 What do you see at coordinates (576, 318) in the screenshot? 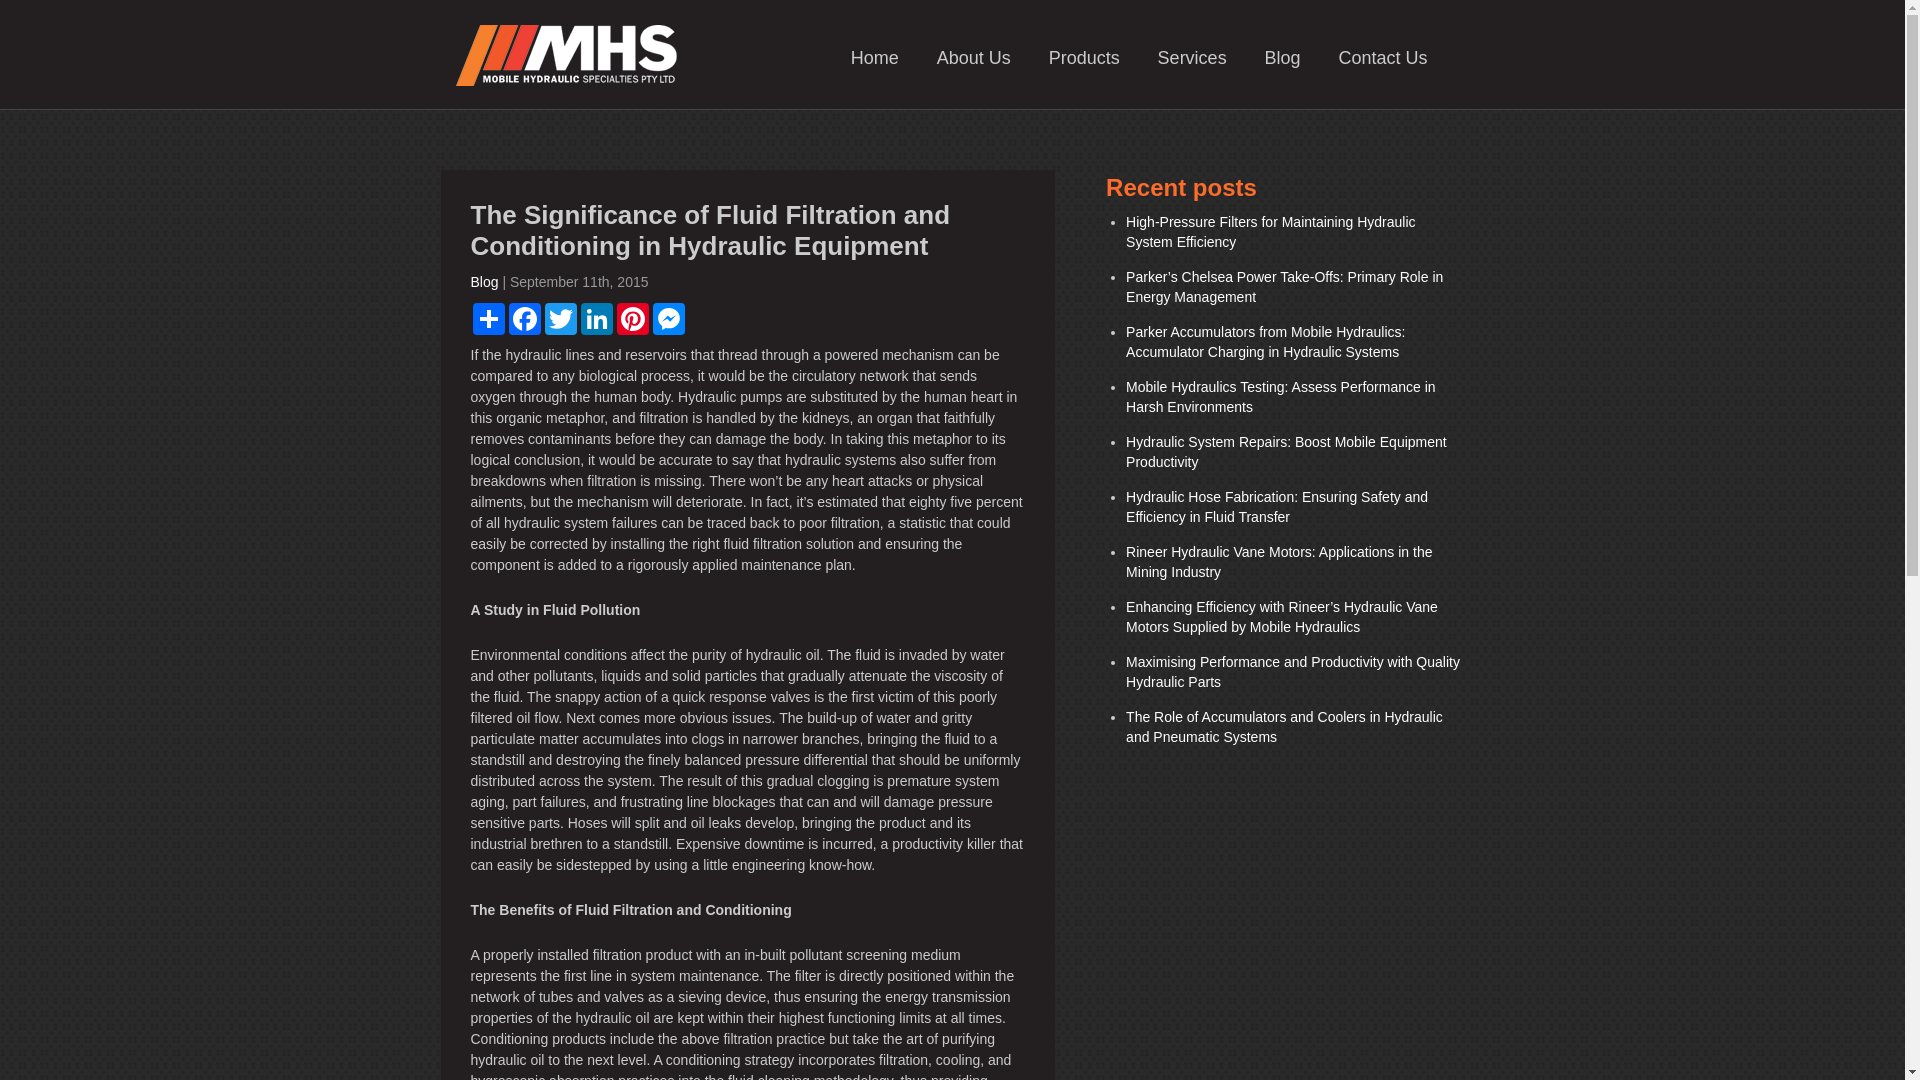
I see `'LinkedIn'` at bounding box center [576, 318].